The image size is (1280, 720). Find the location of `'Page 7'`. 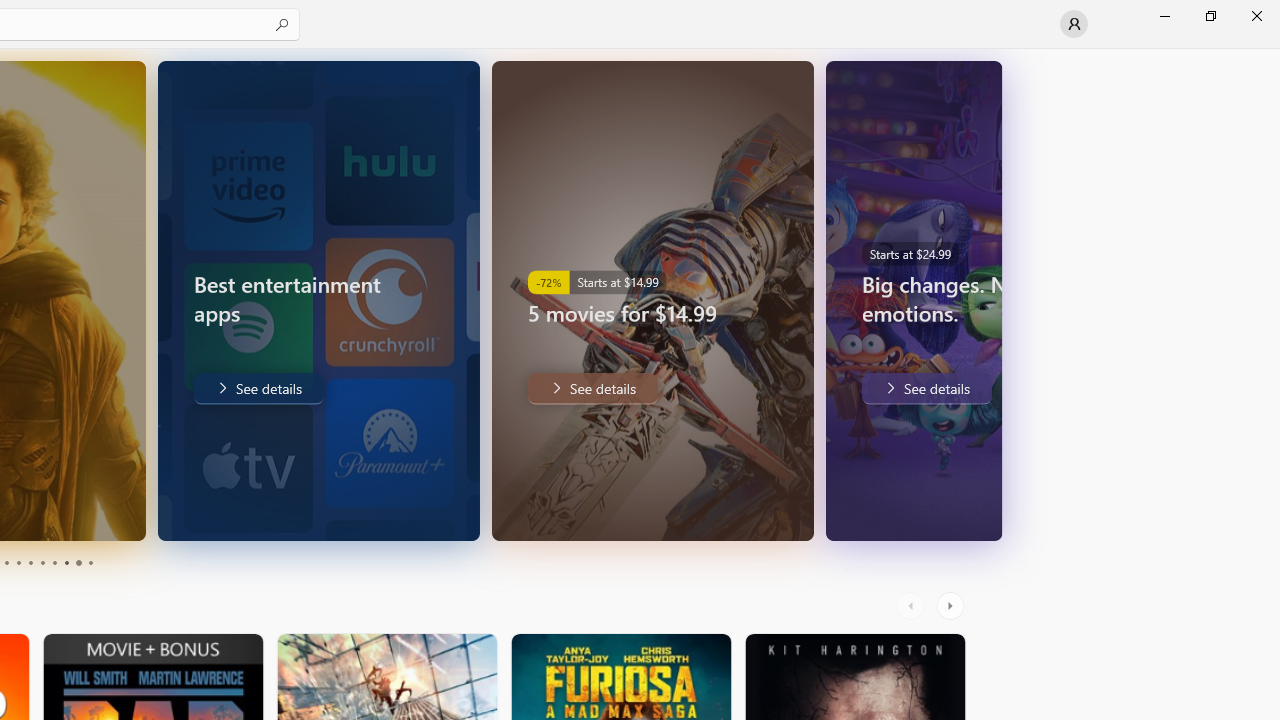

'Page 7' is located at coordinates (54, 563).